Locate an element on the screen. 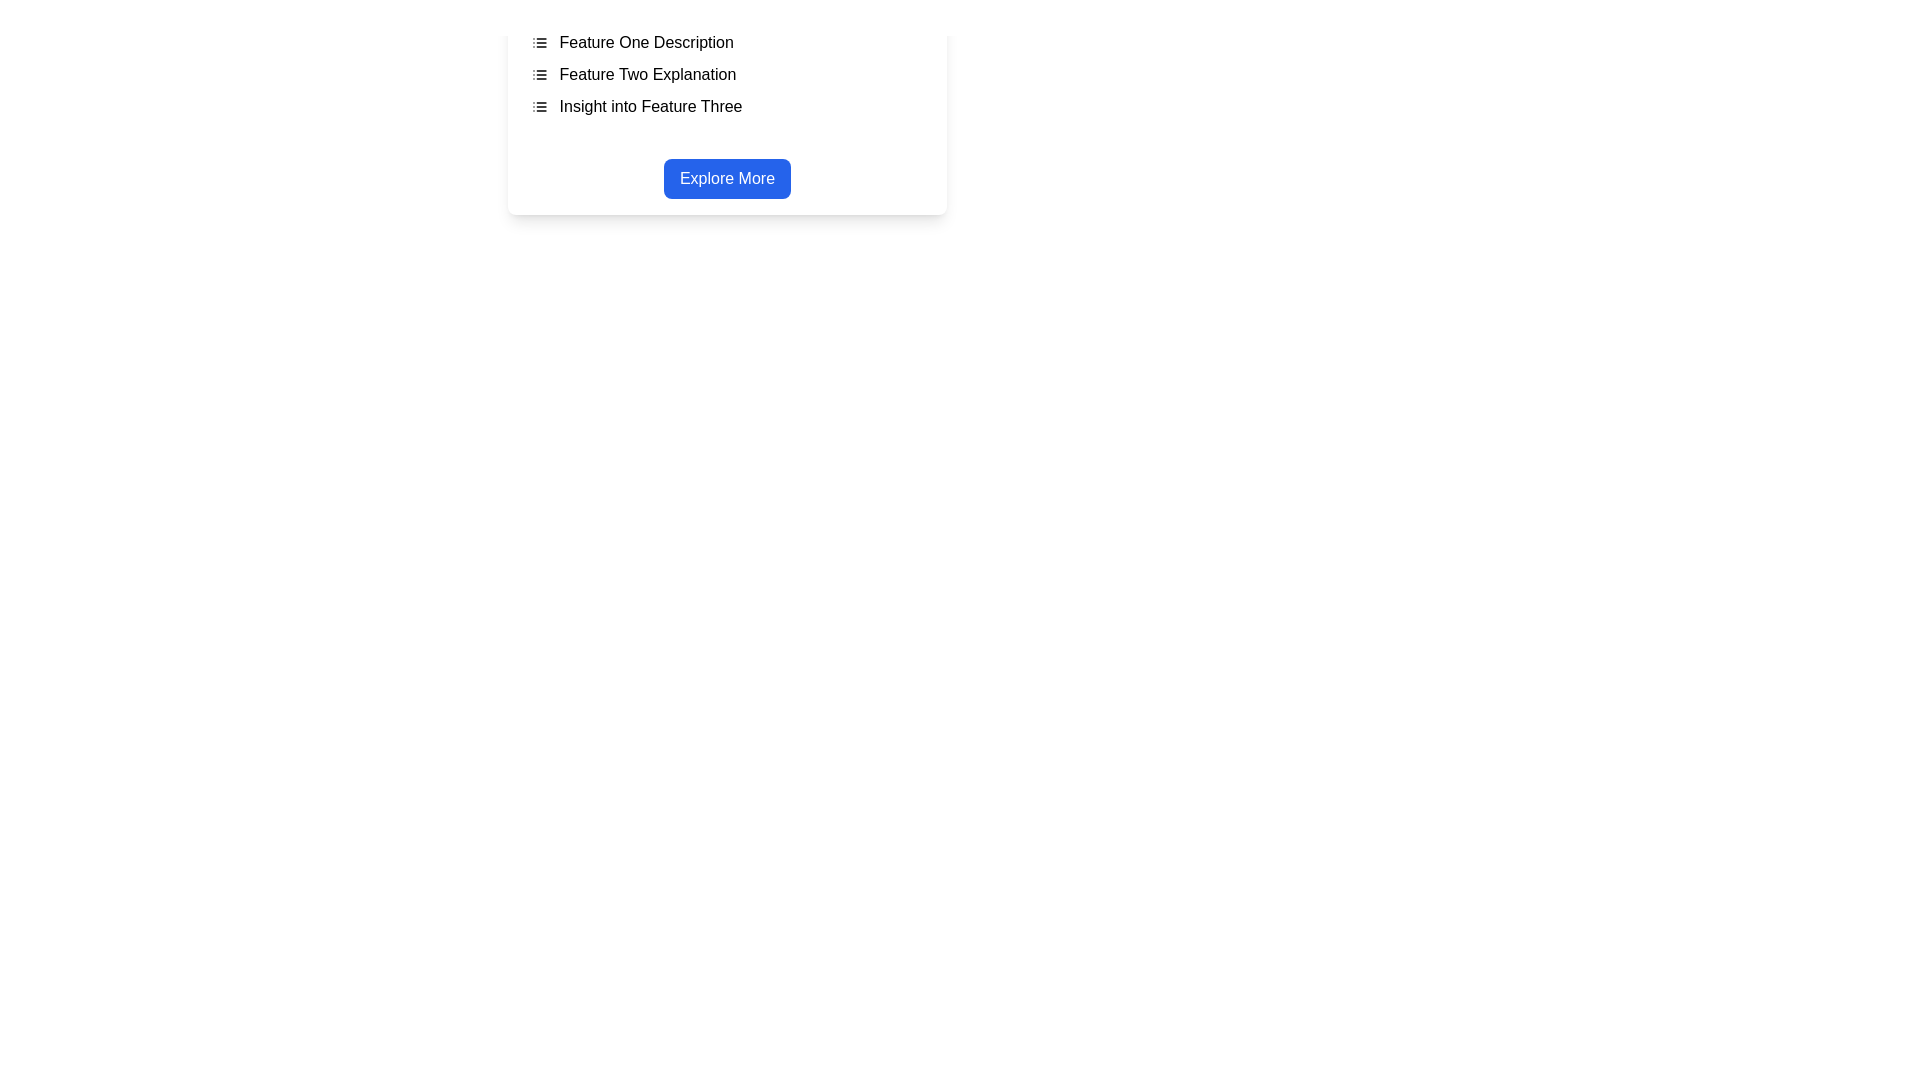 This screenshot has width=1920, height=1080. the small square icon resembling a bulleted list, which has three evenly spaced horizontal lines inside it, located before the text 'Feature One Description' is located at coordinates (539, 42).